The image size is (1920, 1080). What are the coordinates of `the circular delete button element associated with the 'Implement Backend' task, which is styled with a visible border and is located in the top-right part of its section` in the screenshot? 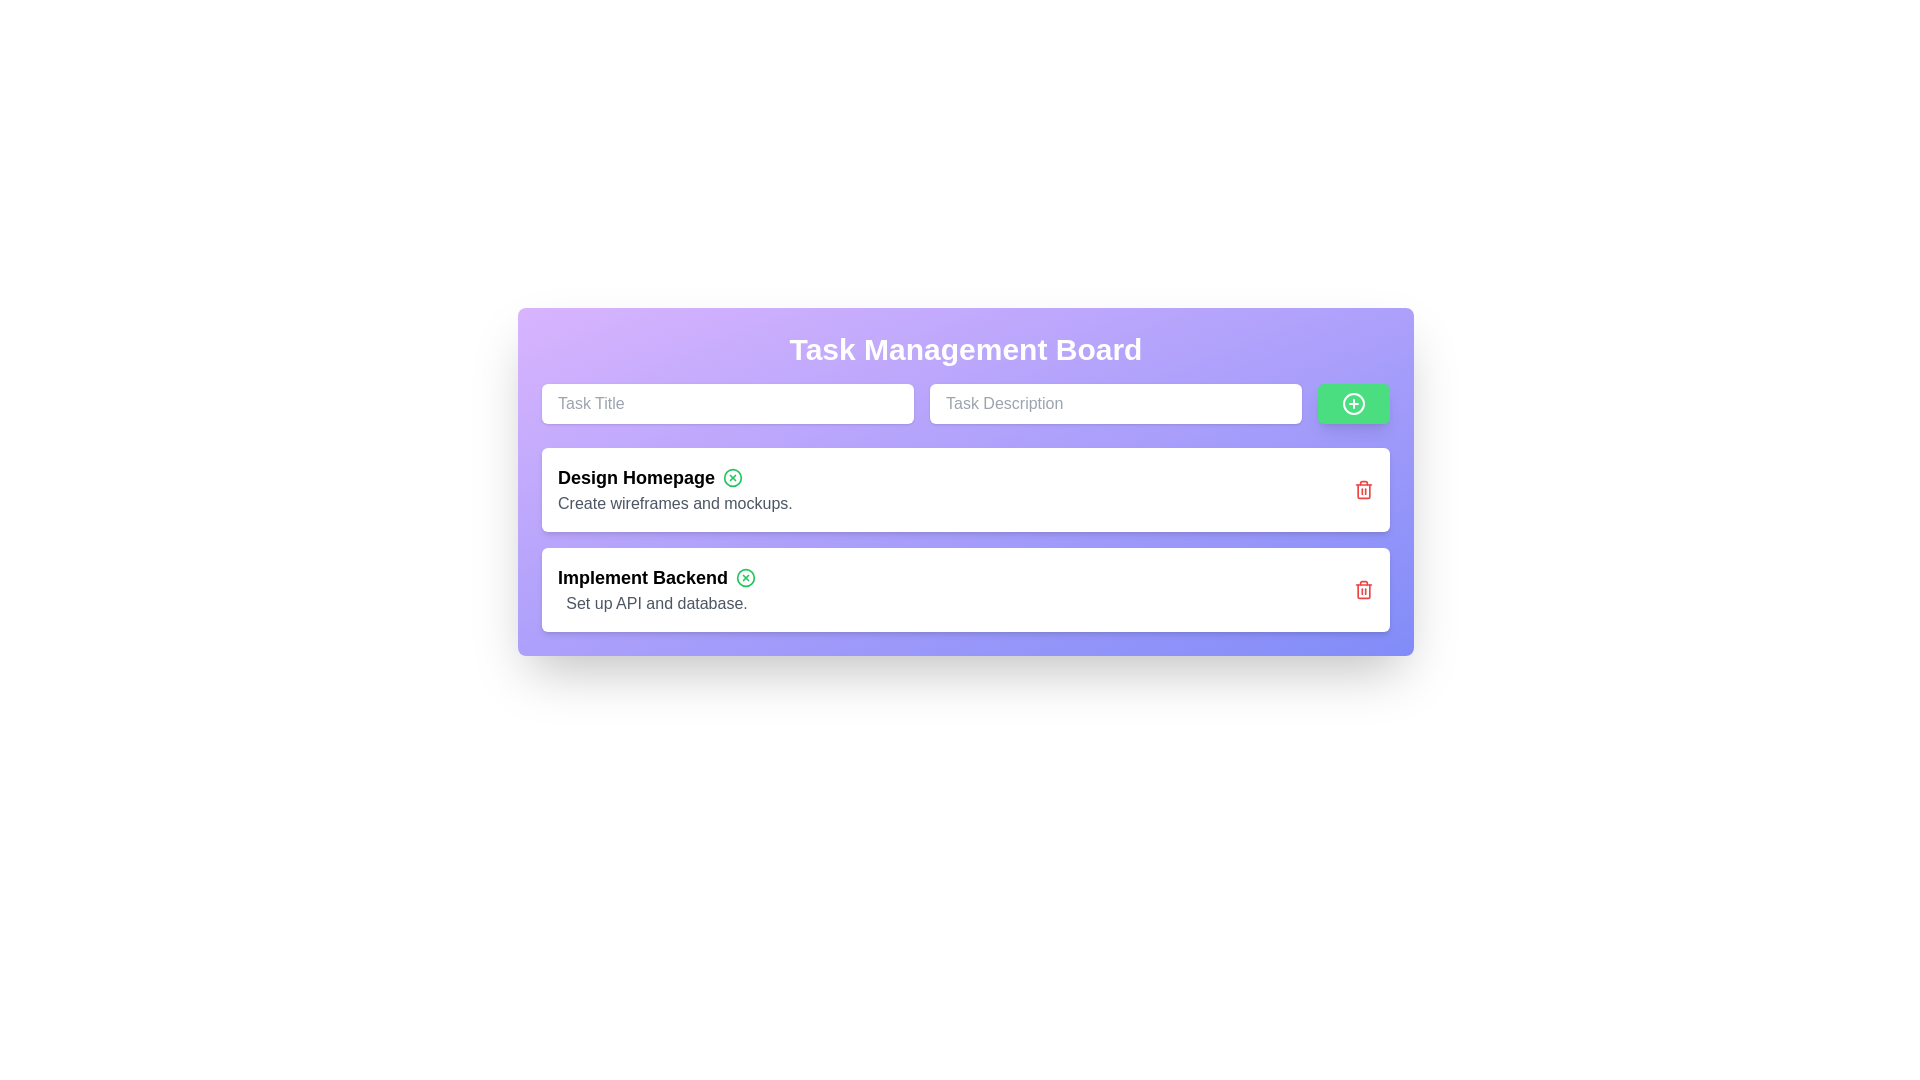 It's located at (745, 578).